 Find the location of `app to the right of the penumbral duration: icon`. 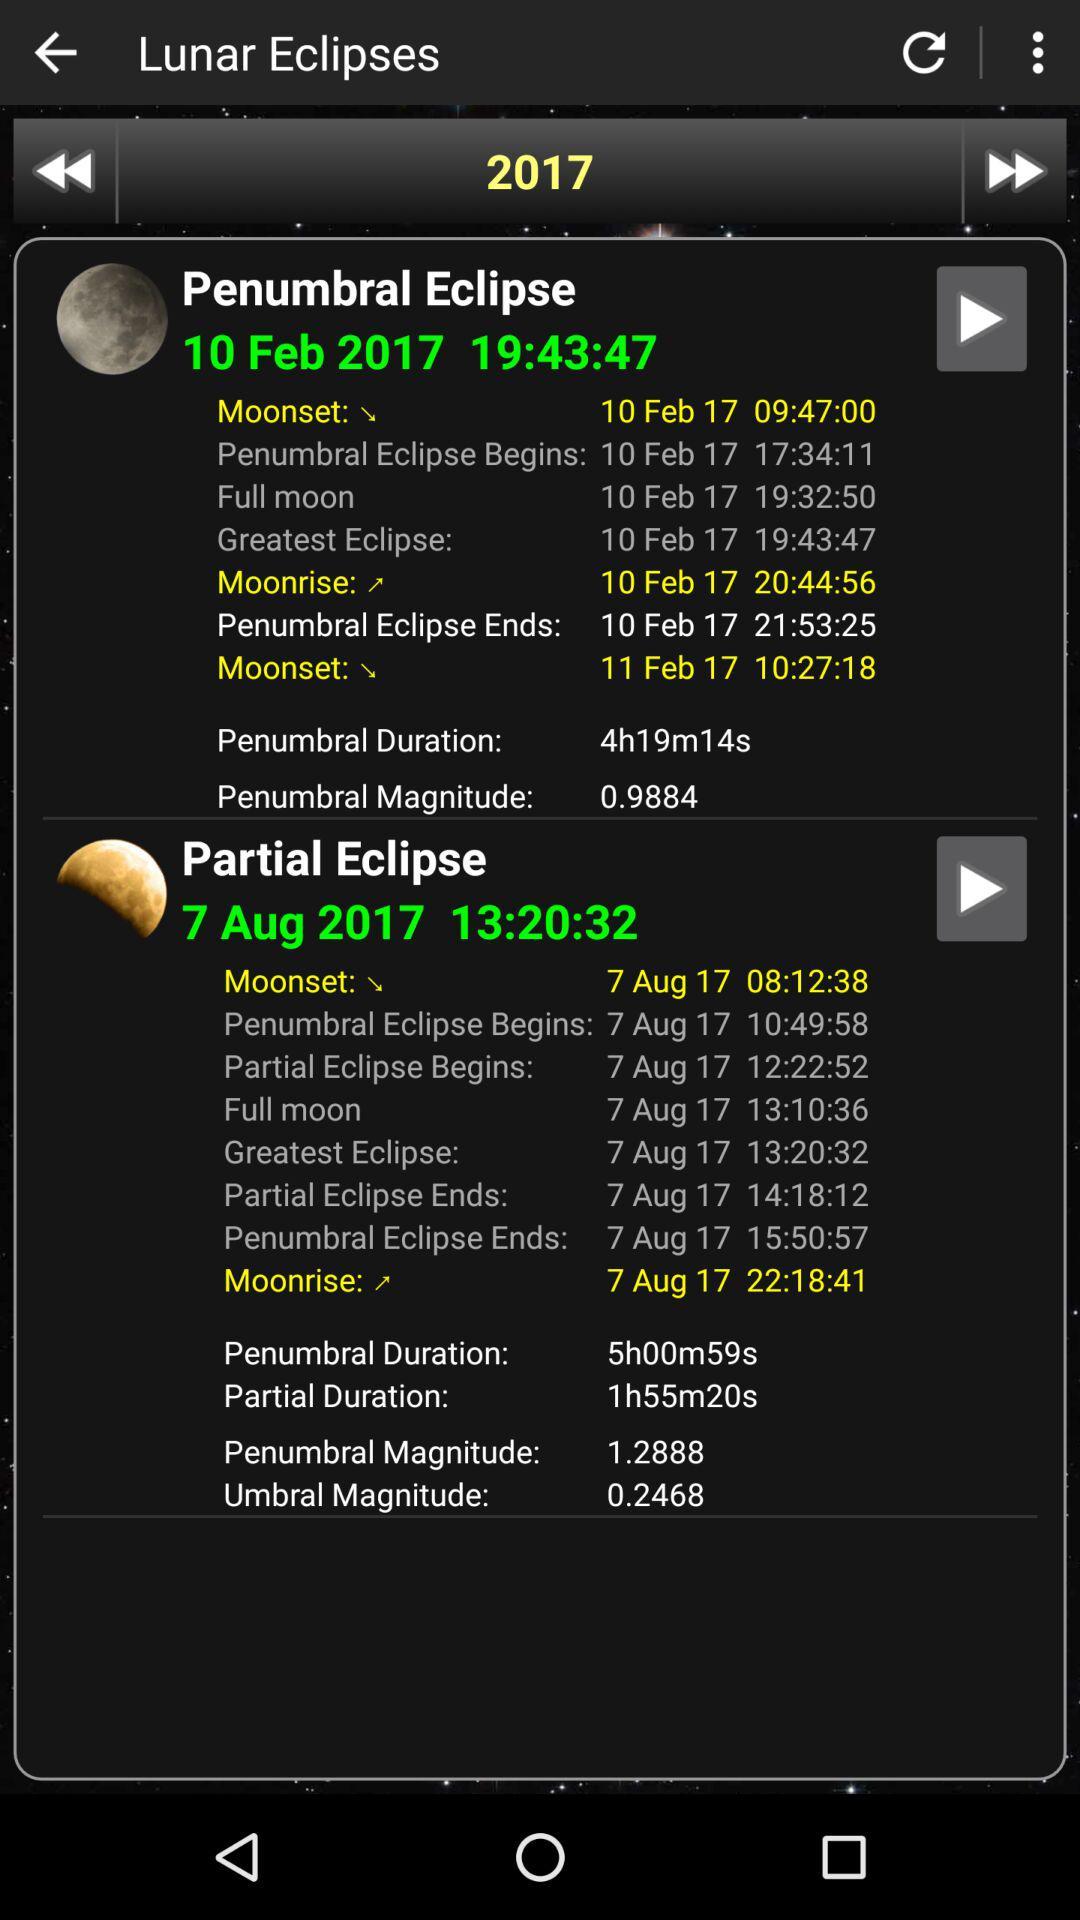

app to the right of the penumbral duration: icon is located at coordinates (737, 1393).